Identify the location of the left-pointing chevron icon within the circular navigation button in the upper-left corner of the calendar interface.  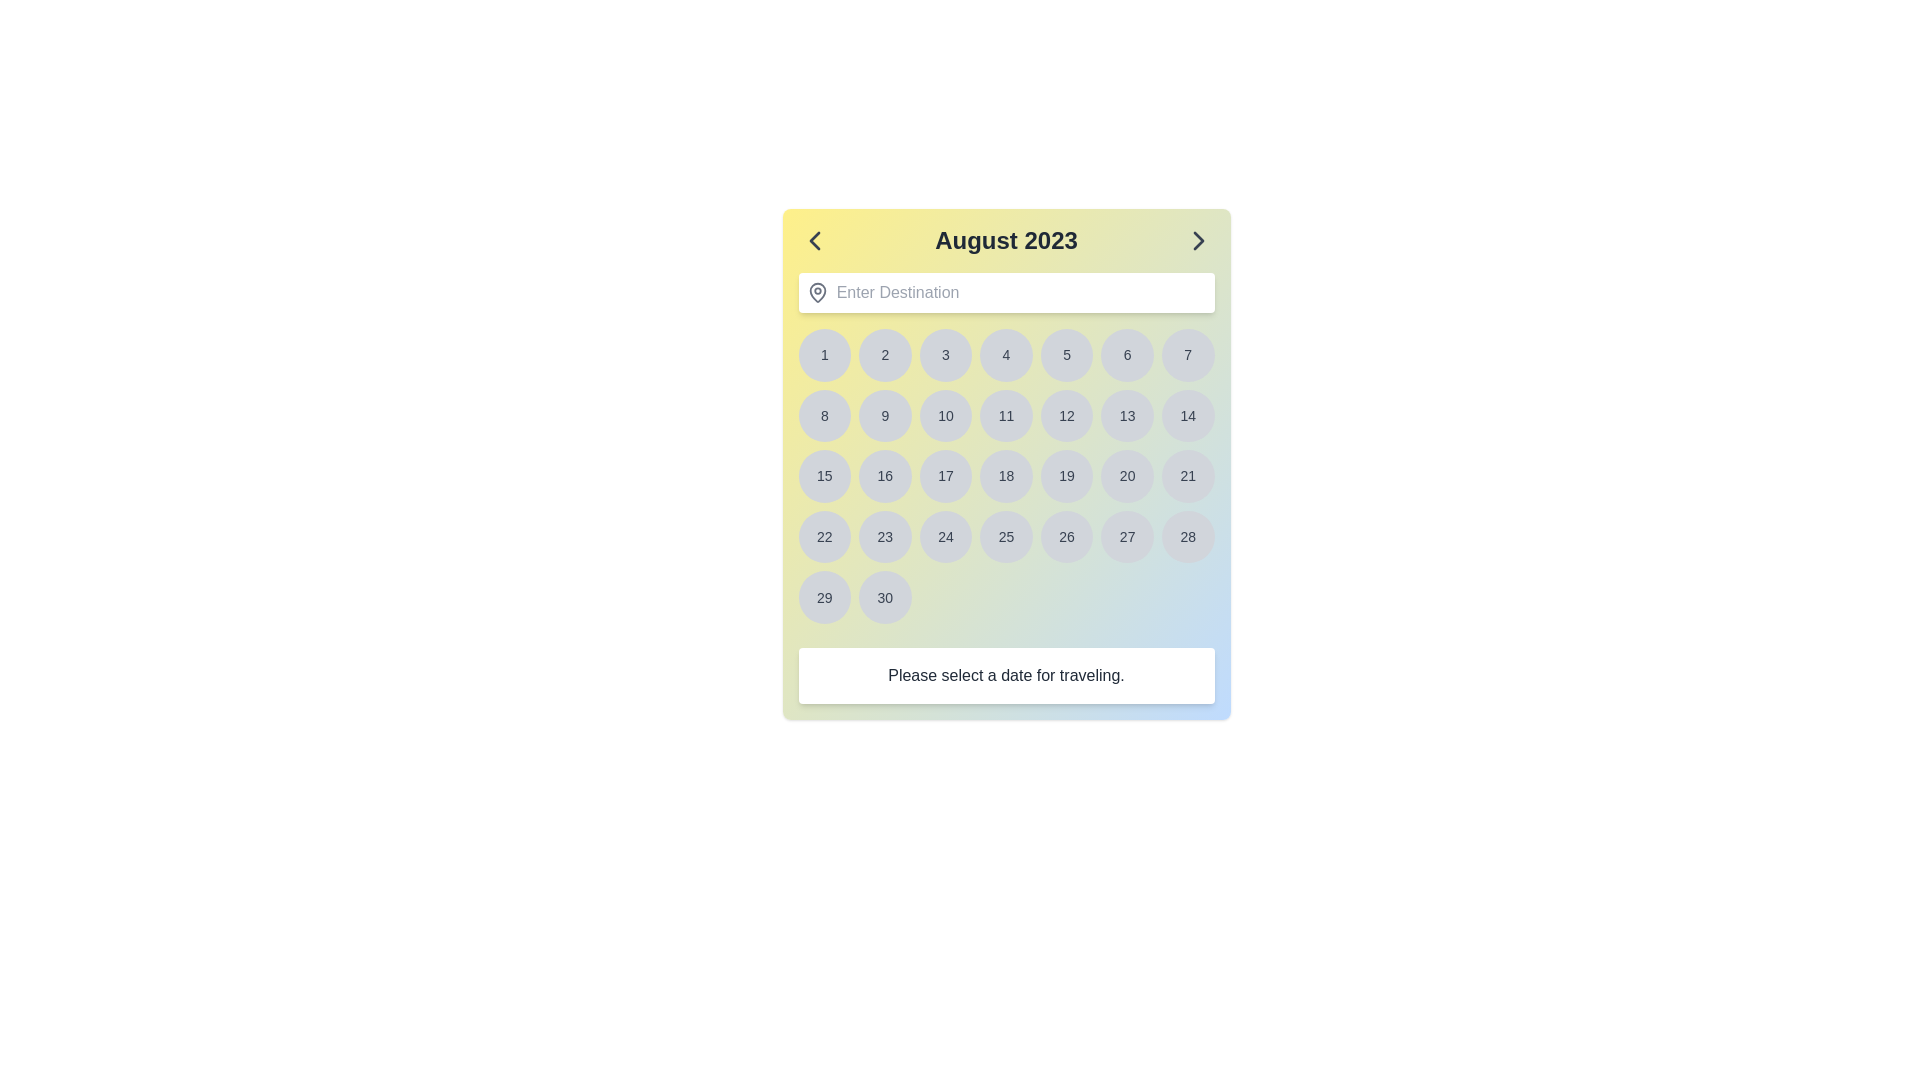
(814, 239).